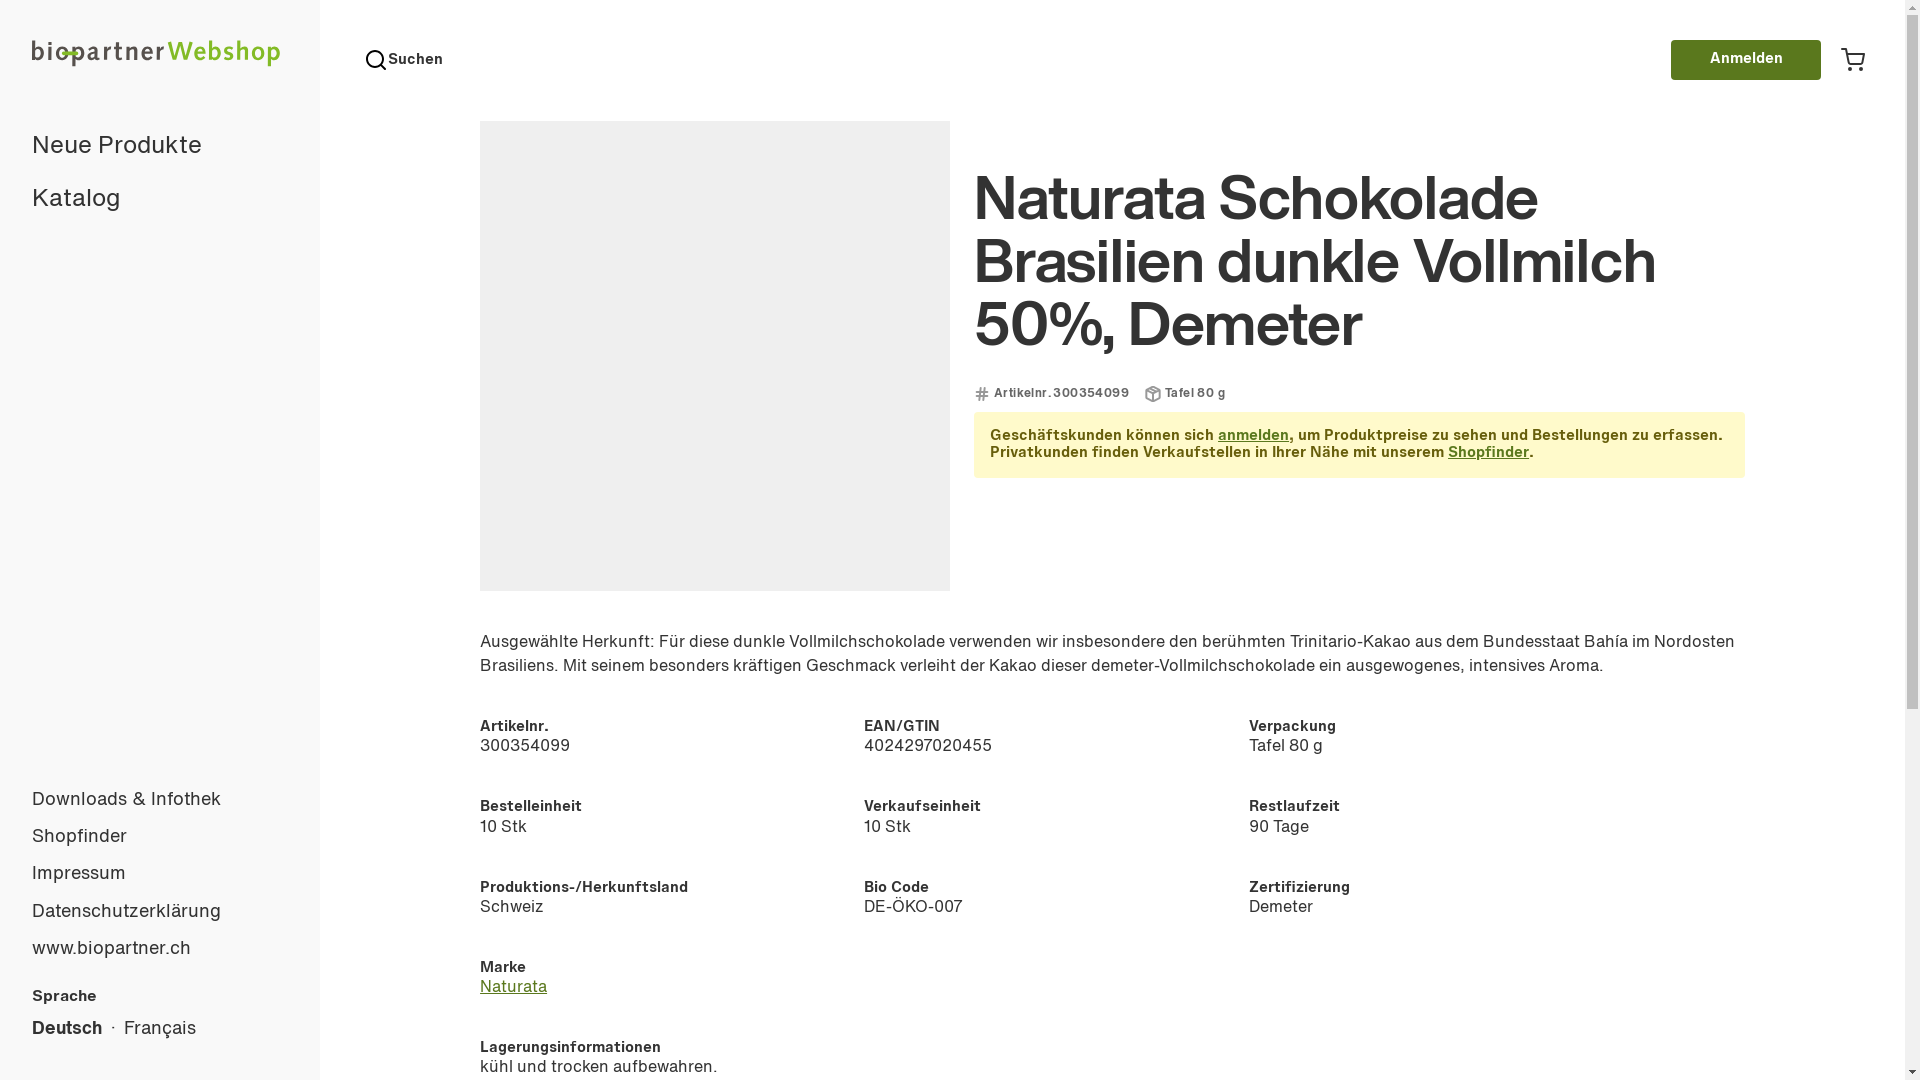  I want to click on 'Suchen', so click(402, 59).